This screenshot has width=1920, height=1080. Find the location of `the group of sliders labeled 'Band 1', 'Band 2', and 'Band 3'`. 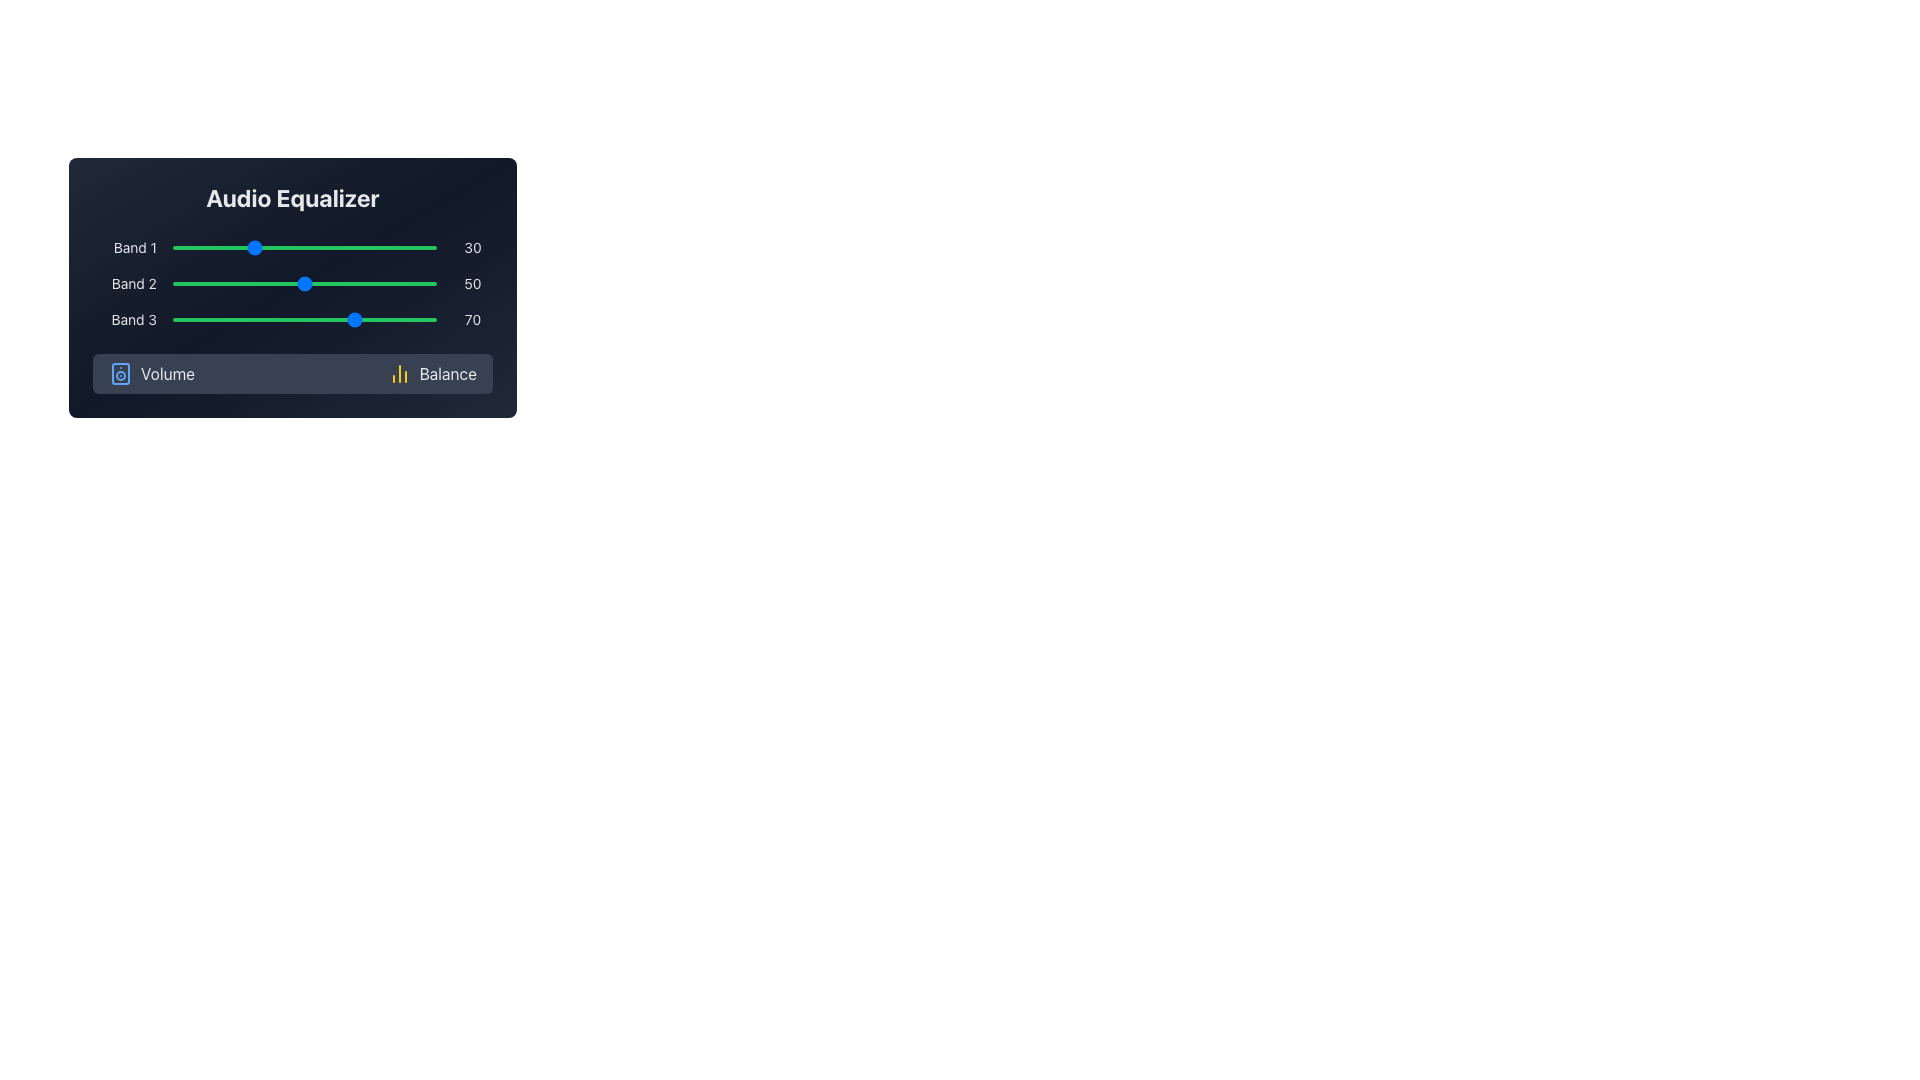

the group of sliders labeled 'Band 1', 'Band 2', and 'Band 3' is located at coordinates (291, 284).